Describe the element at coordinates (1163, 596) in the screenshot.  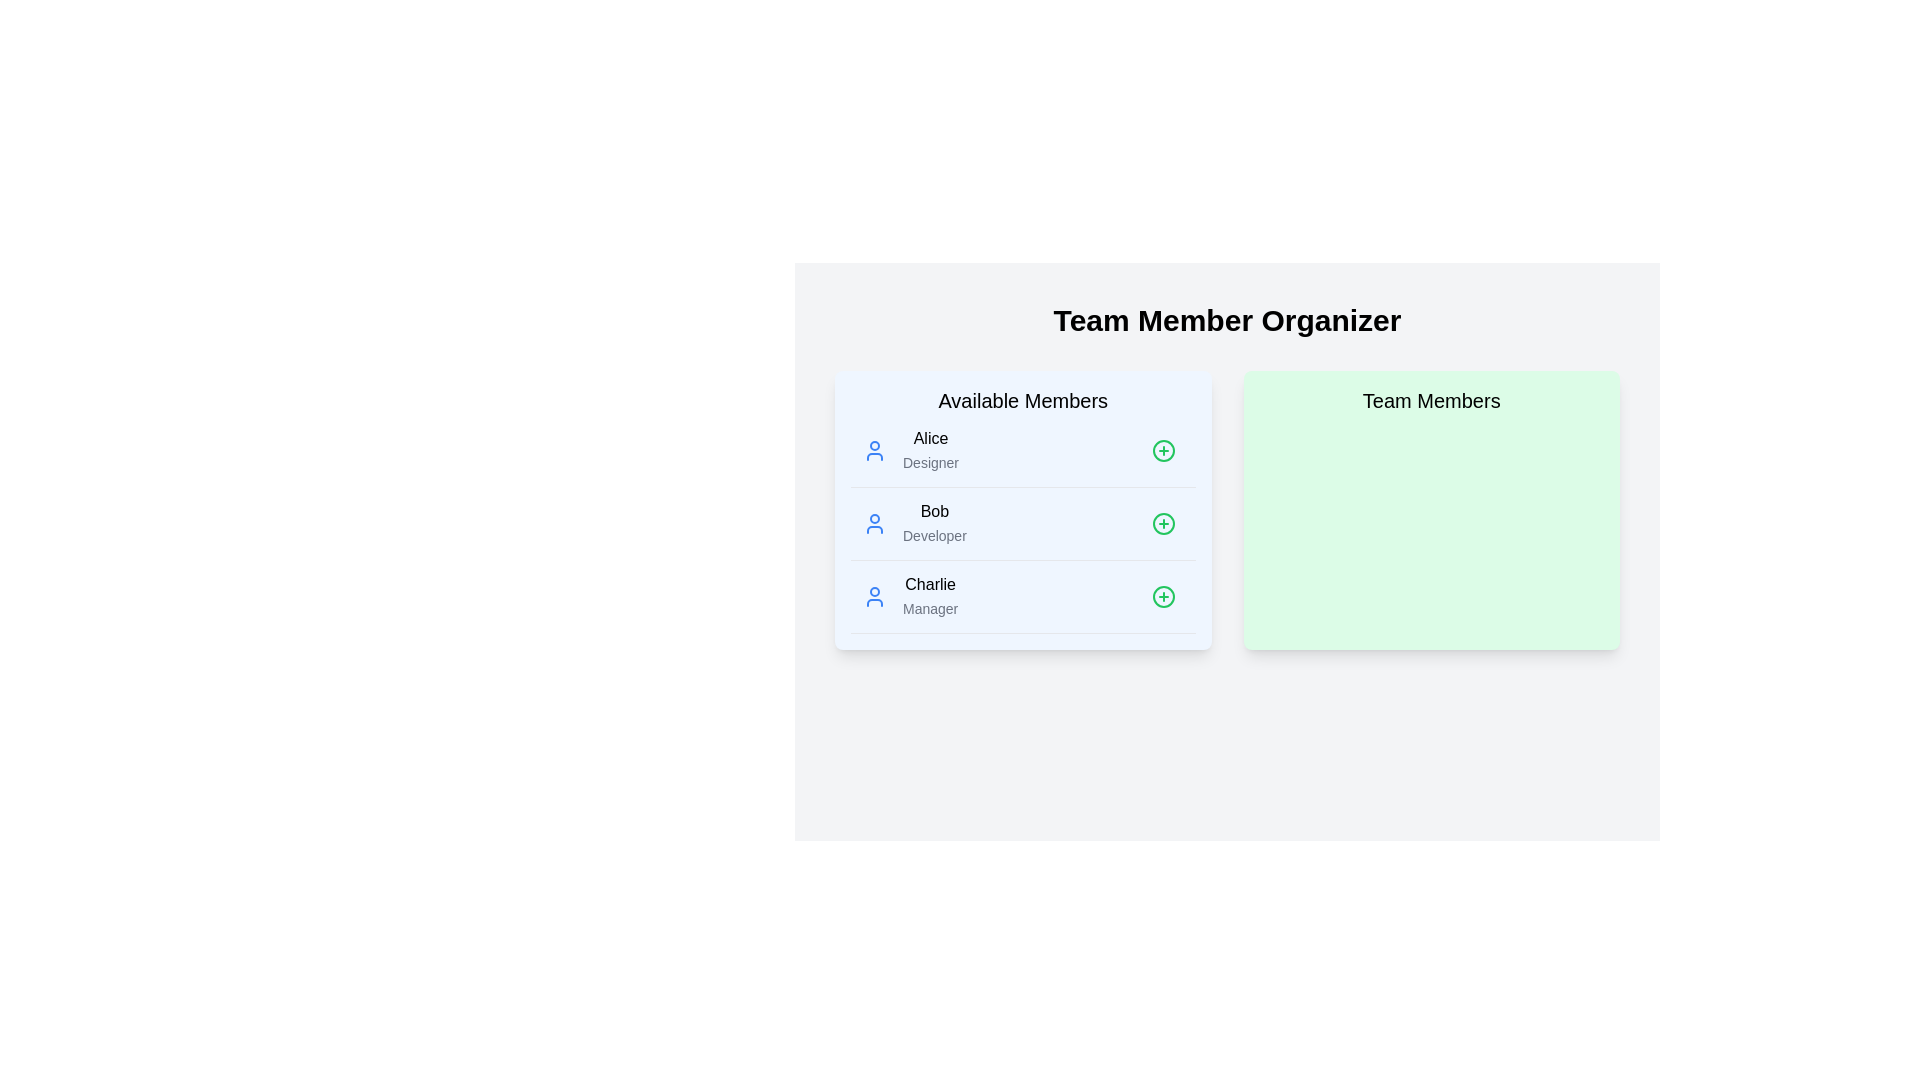
I see `the circular SVG graphic element that represents a 'circle plus' icon, which is centered near the 'Charlie, Manager' item in the 'Available Members' list` at that location.